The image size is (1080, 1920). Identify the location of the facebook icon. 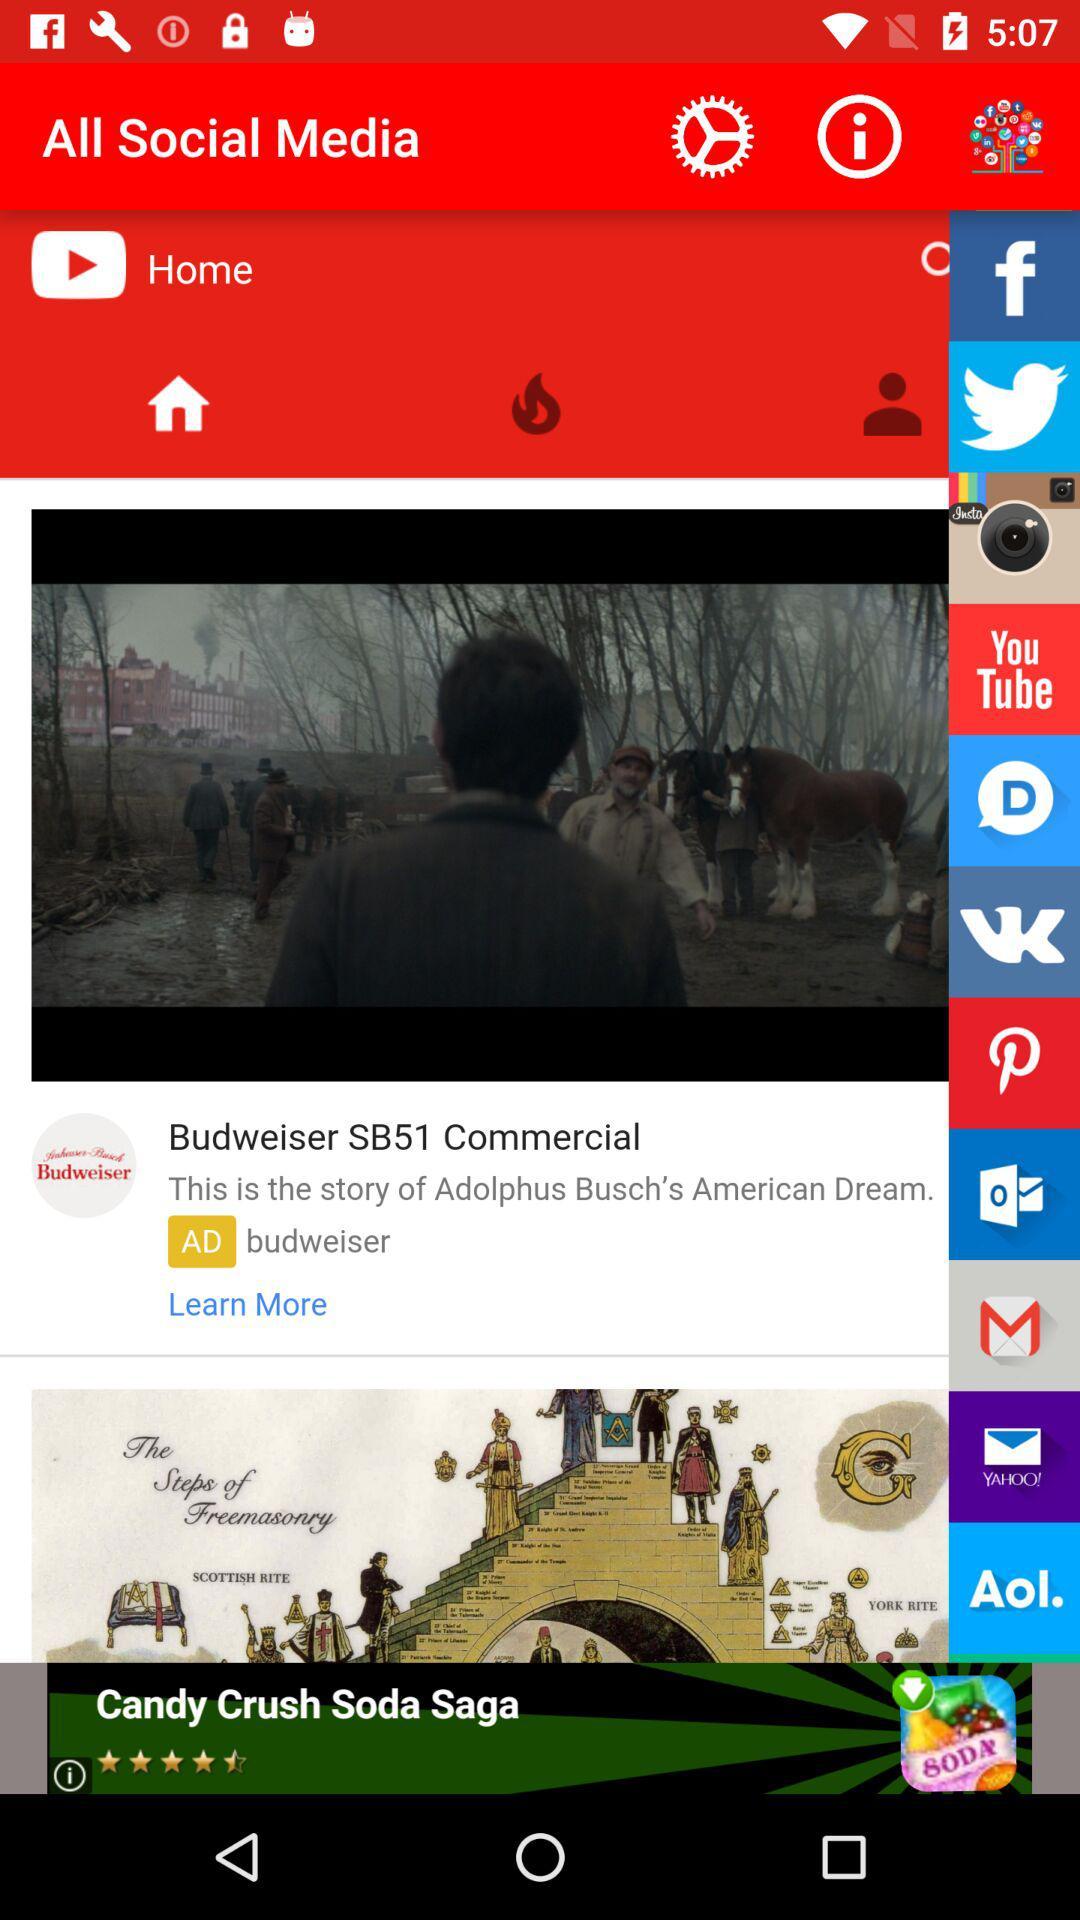
(1014, 274).